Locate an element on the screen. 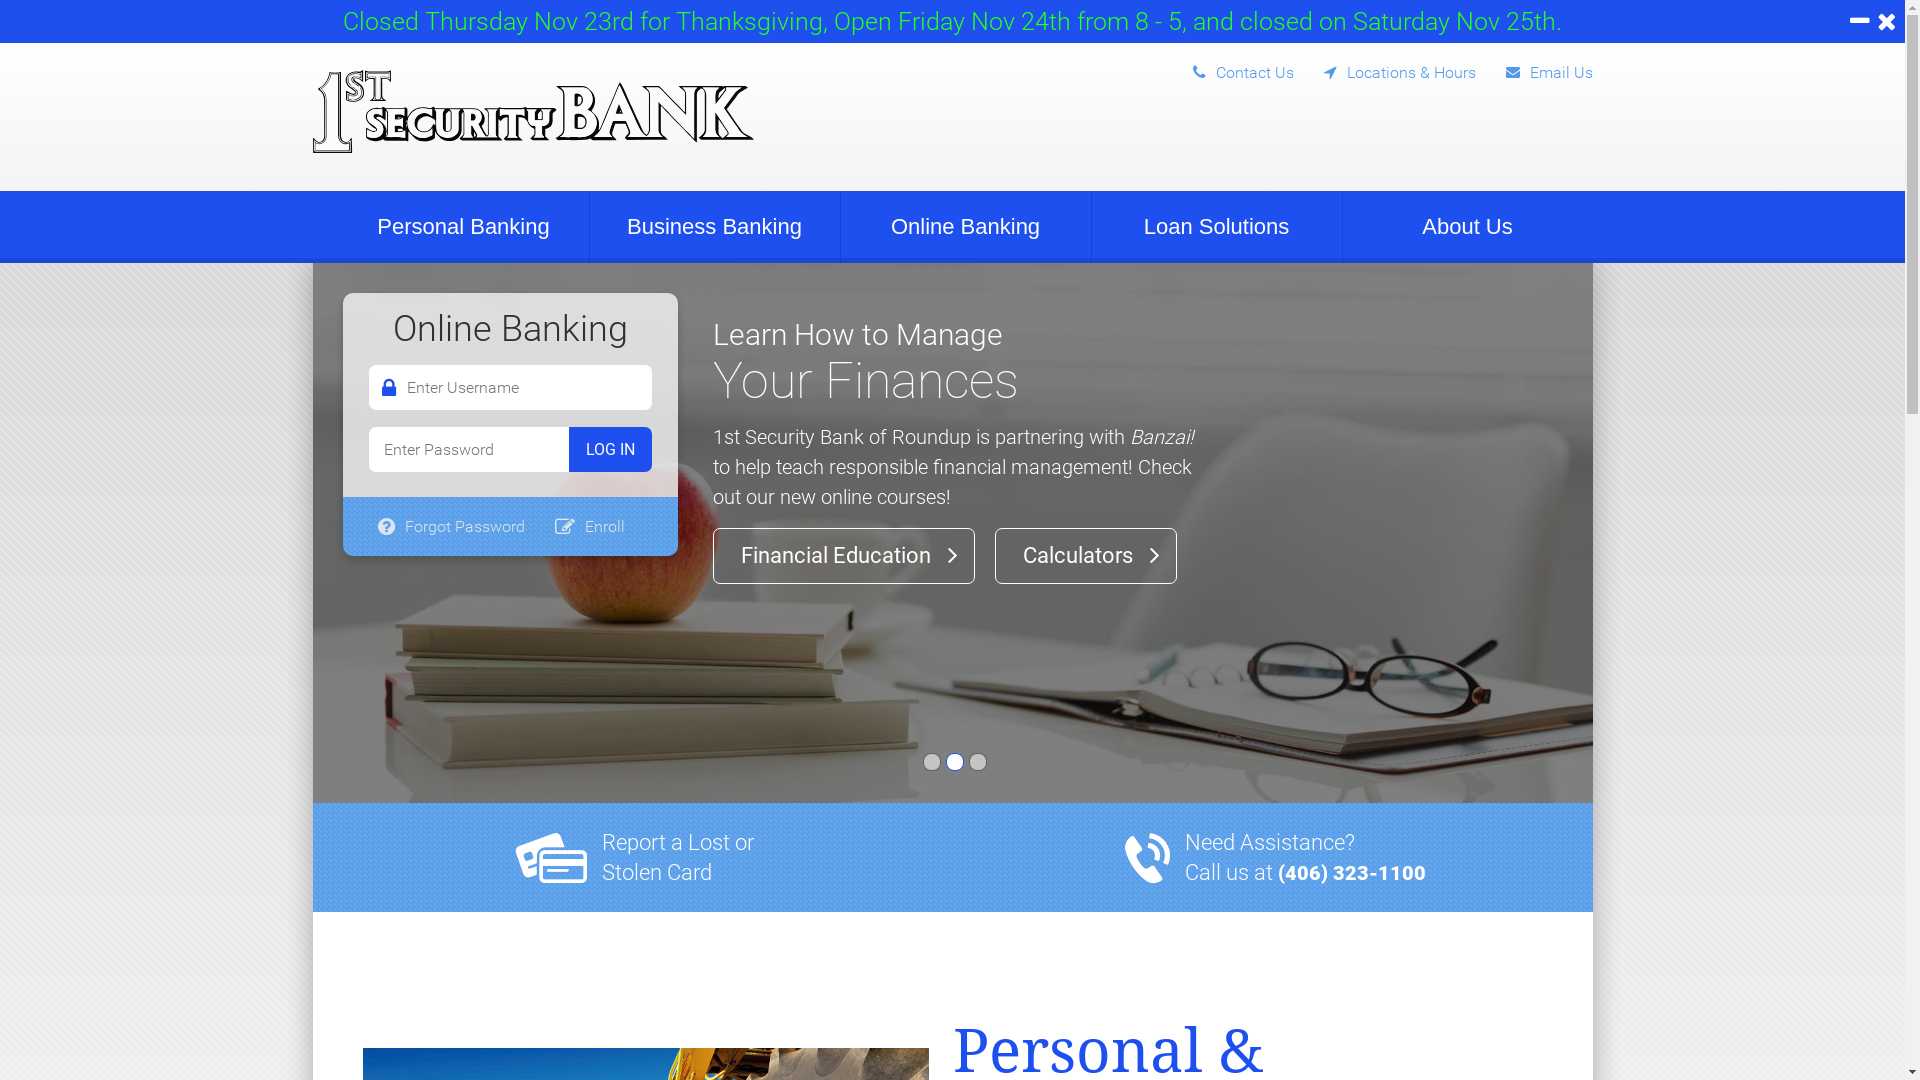 This screenshot has width=1920, height=1080. 'Loan Solutions' is located at coordinates (1090, 226).